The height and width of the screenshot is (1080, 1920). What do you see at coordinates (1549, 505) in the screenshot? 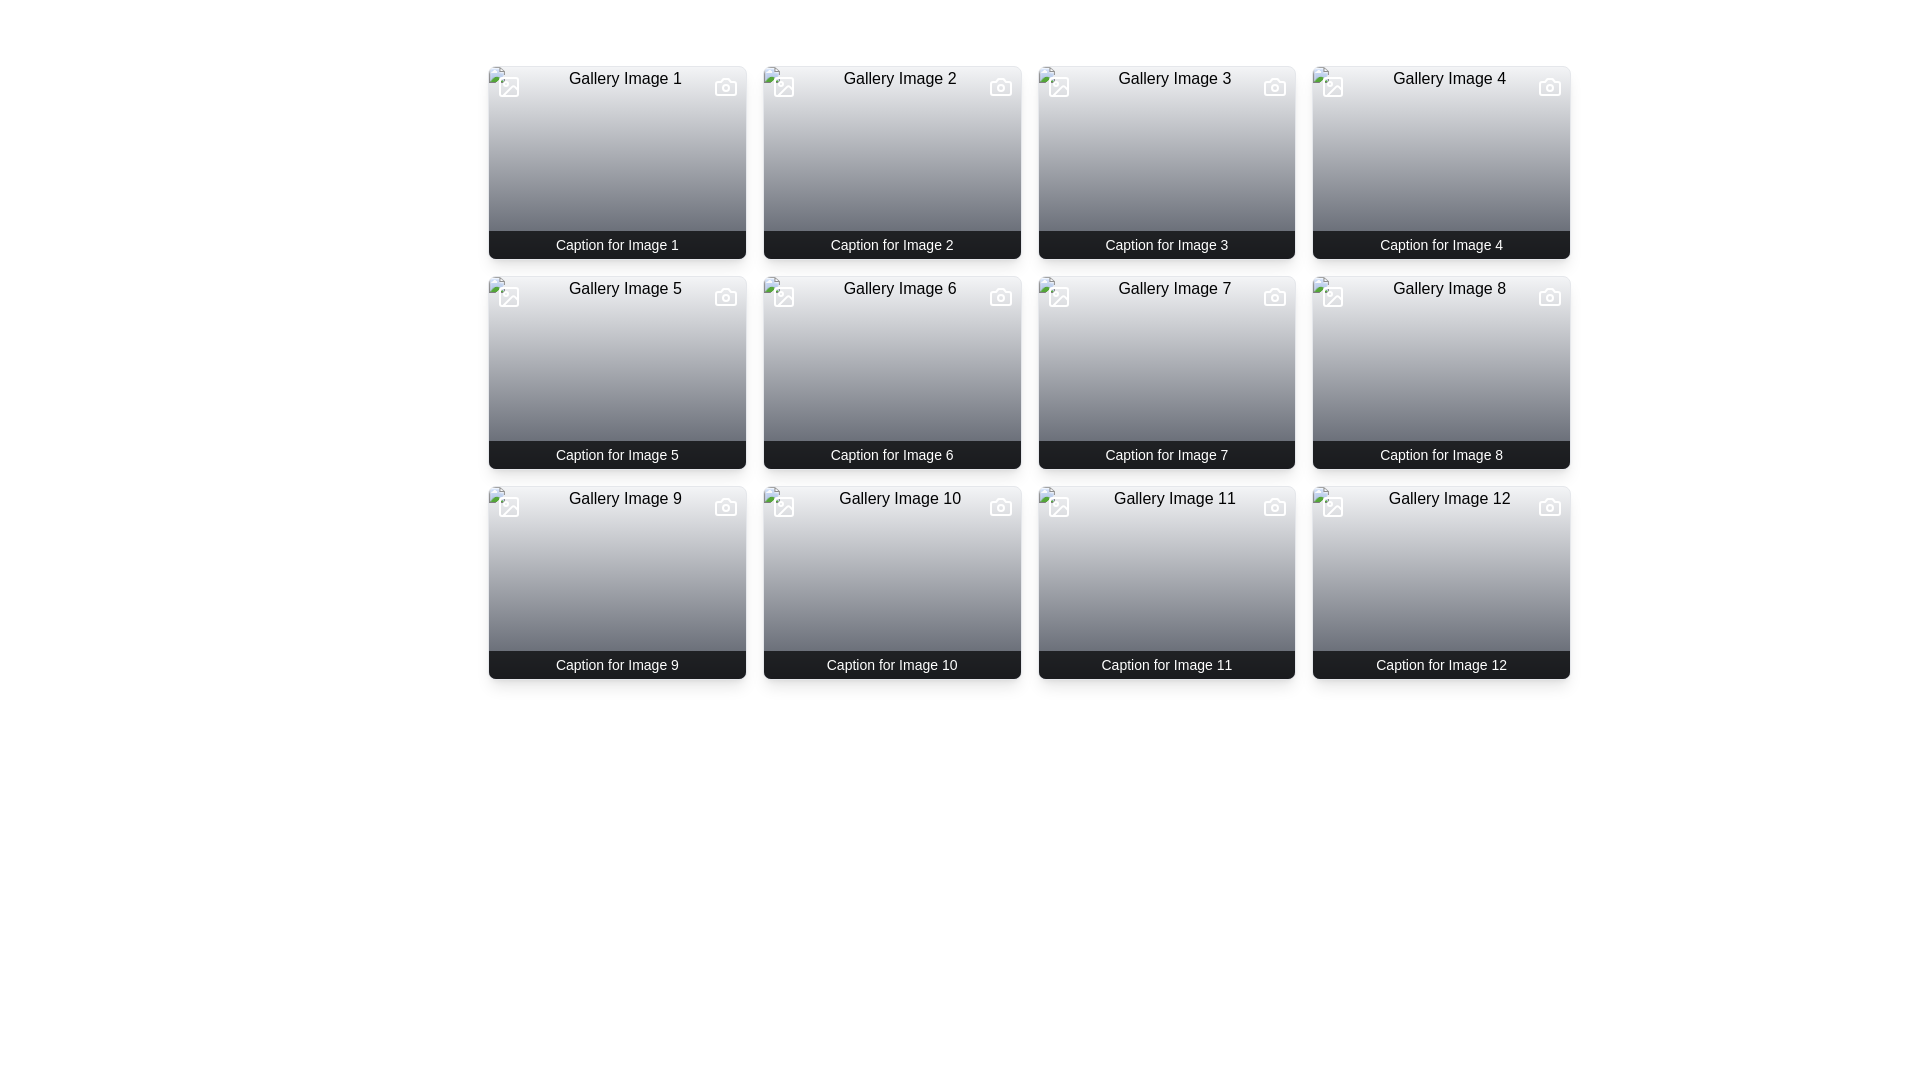
I see `the camera icon located in the top-right corner of the twelfth gallery cell by moving the pointer to its center` at bounding box center [1549, 505].